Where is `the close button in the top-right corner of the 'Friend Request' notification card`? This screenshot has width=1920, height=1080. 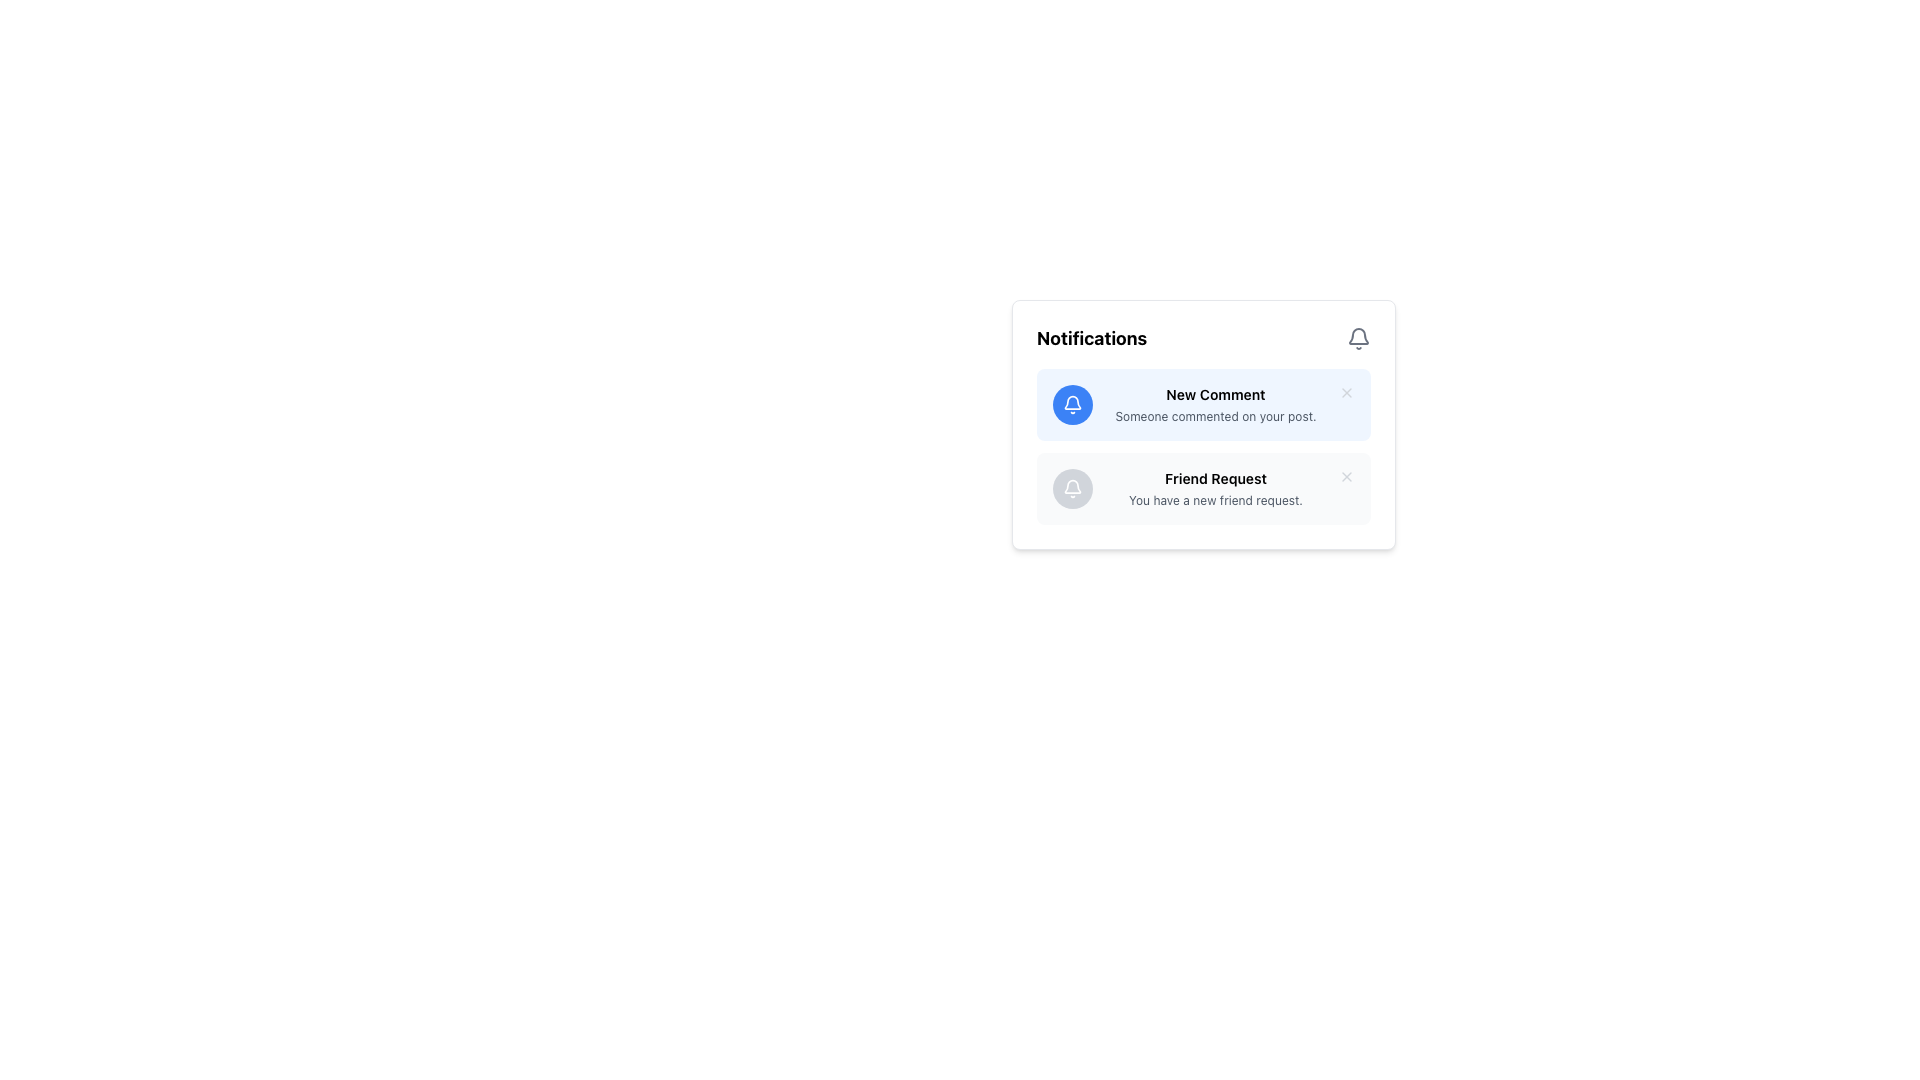 the close button in the top-right corner of the 'Friend Request' notification card is located at coordinates (1347, 477).